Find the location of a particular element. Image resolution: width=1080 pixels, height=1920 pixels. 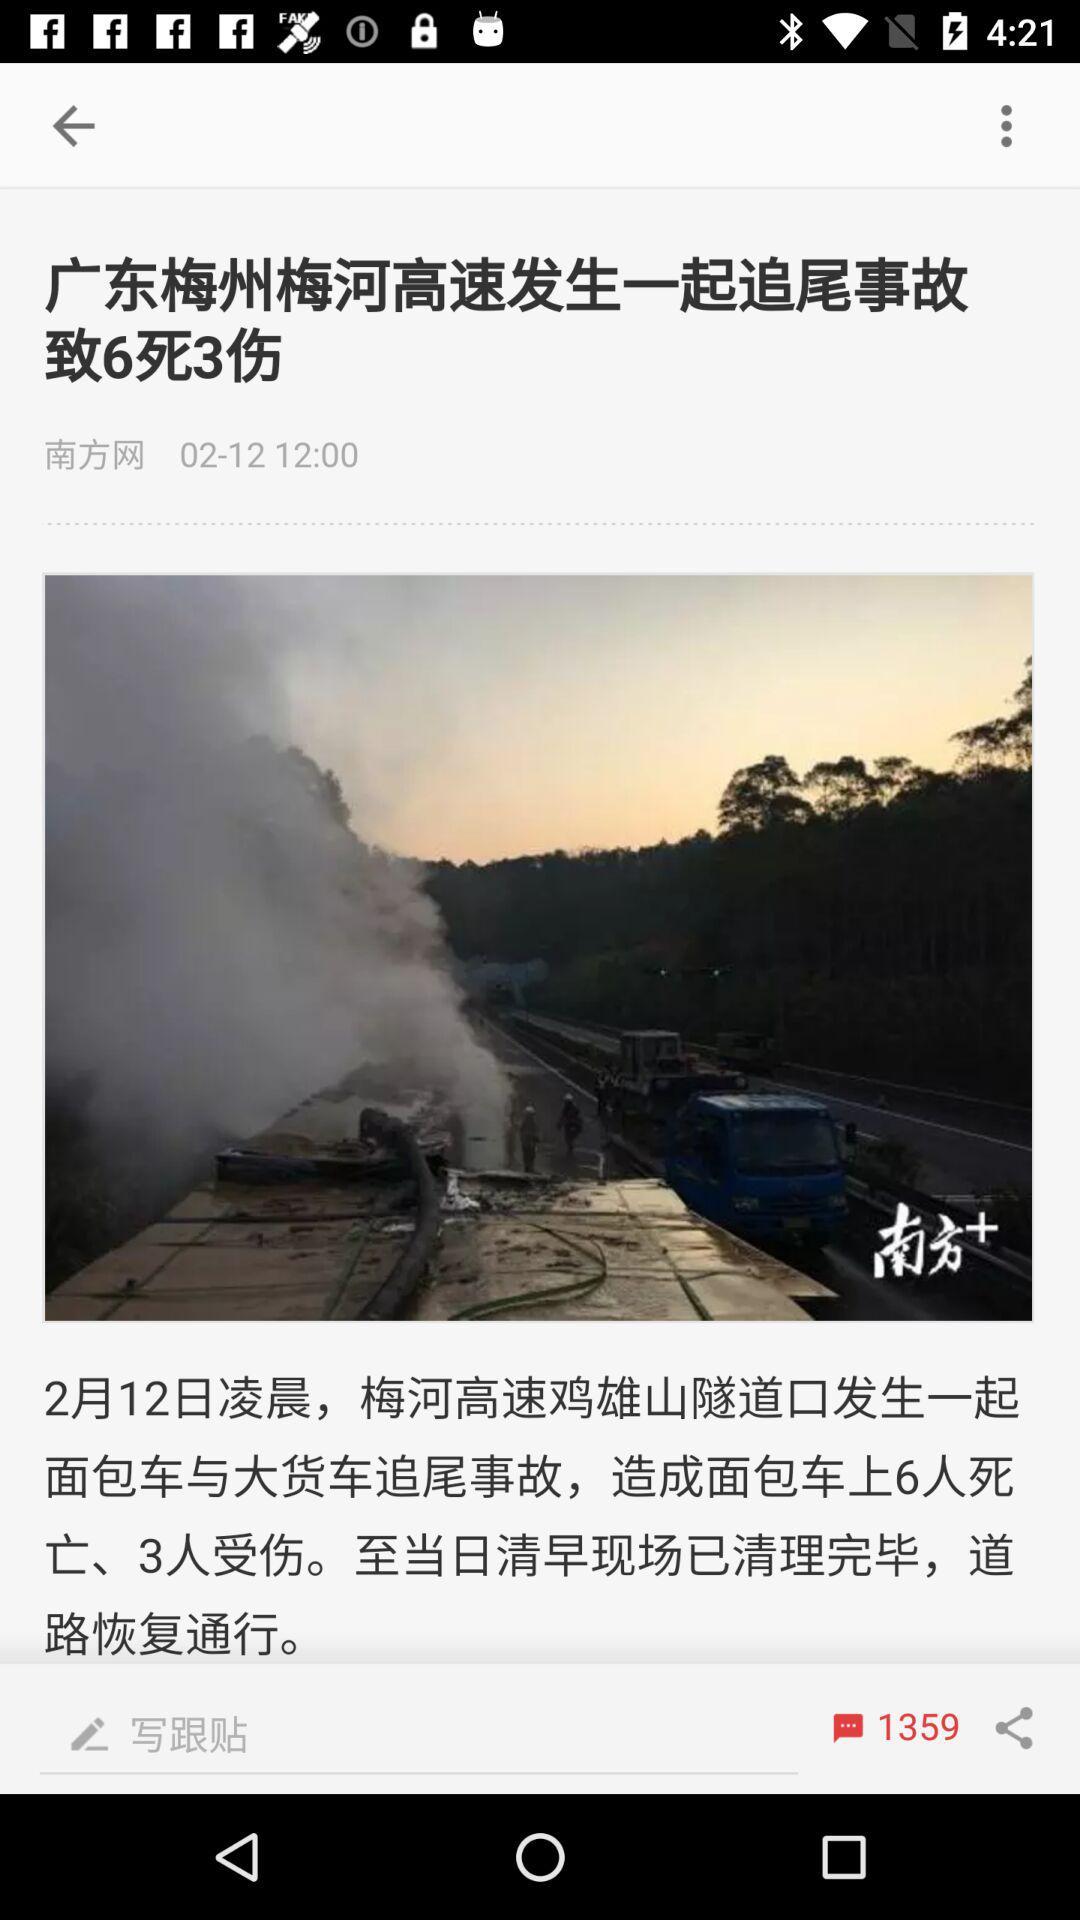

the share icon is located at coordinates (1014, 1727).